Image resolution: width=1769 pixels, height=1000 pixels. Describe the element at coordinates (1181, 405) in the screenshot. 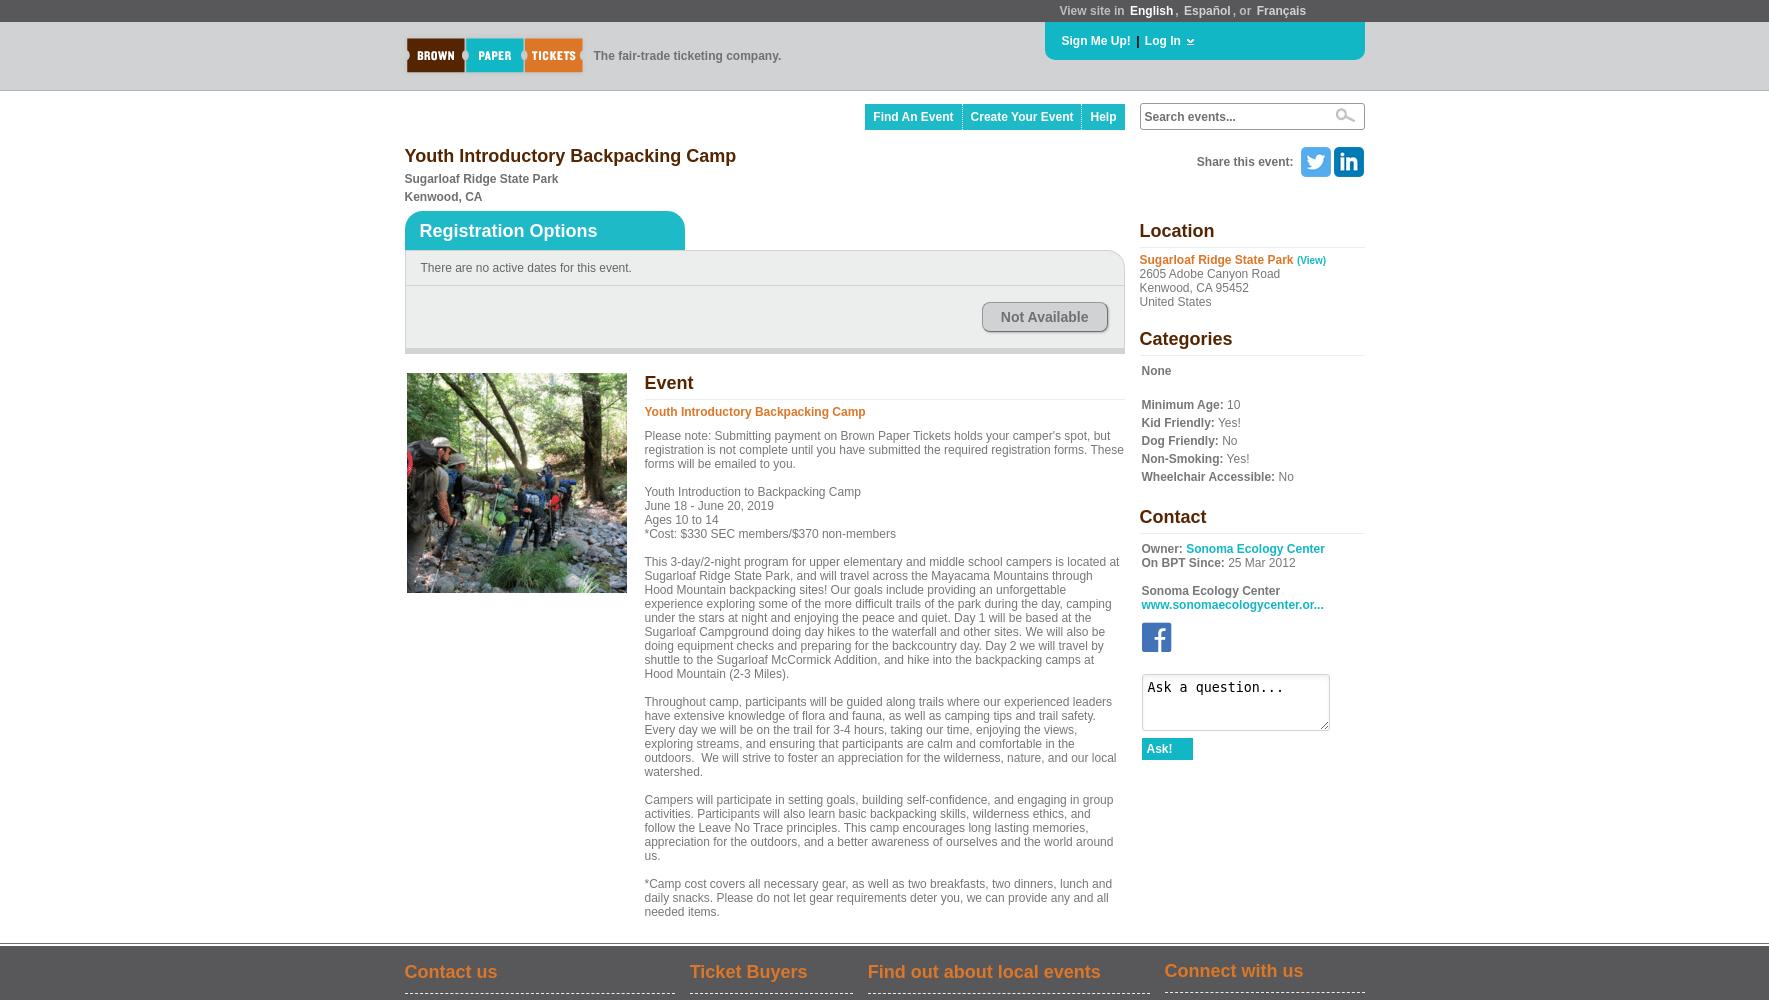

I see `'Minimum Age:'` at that location.